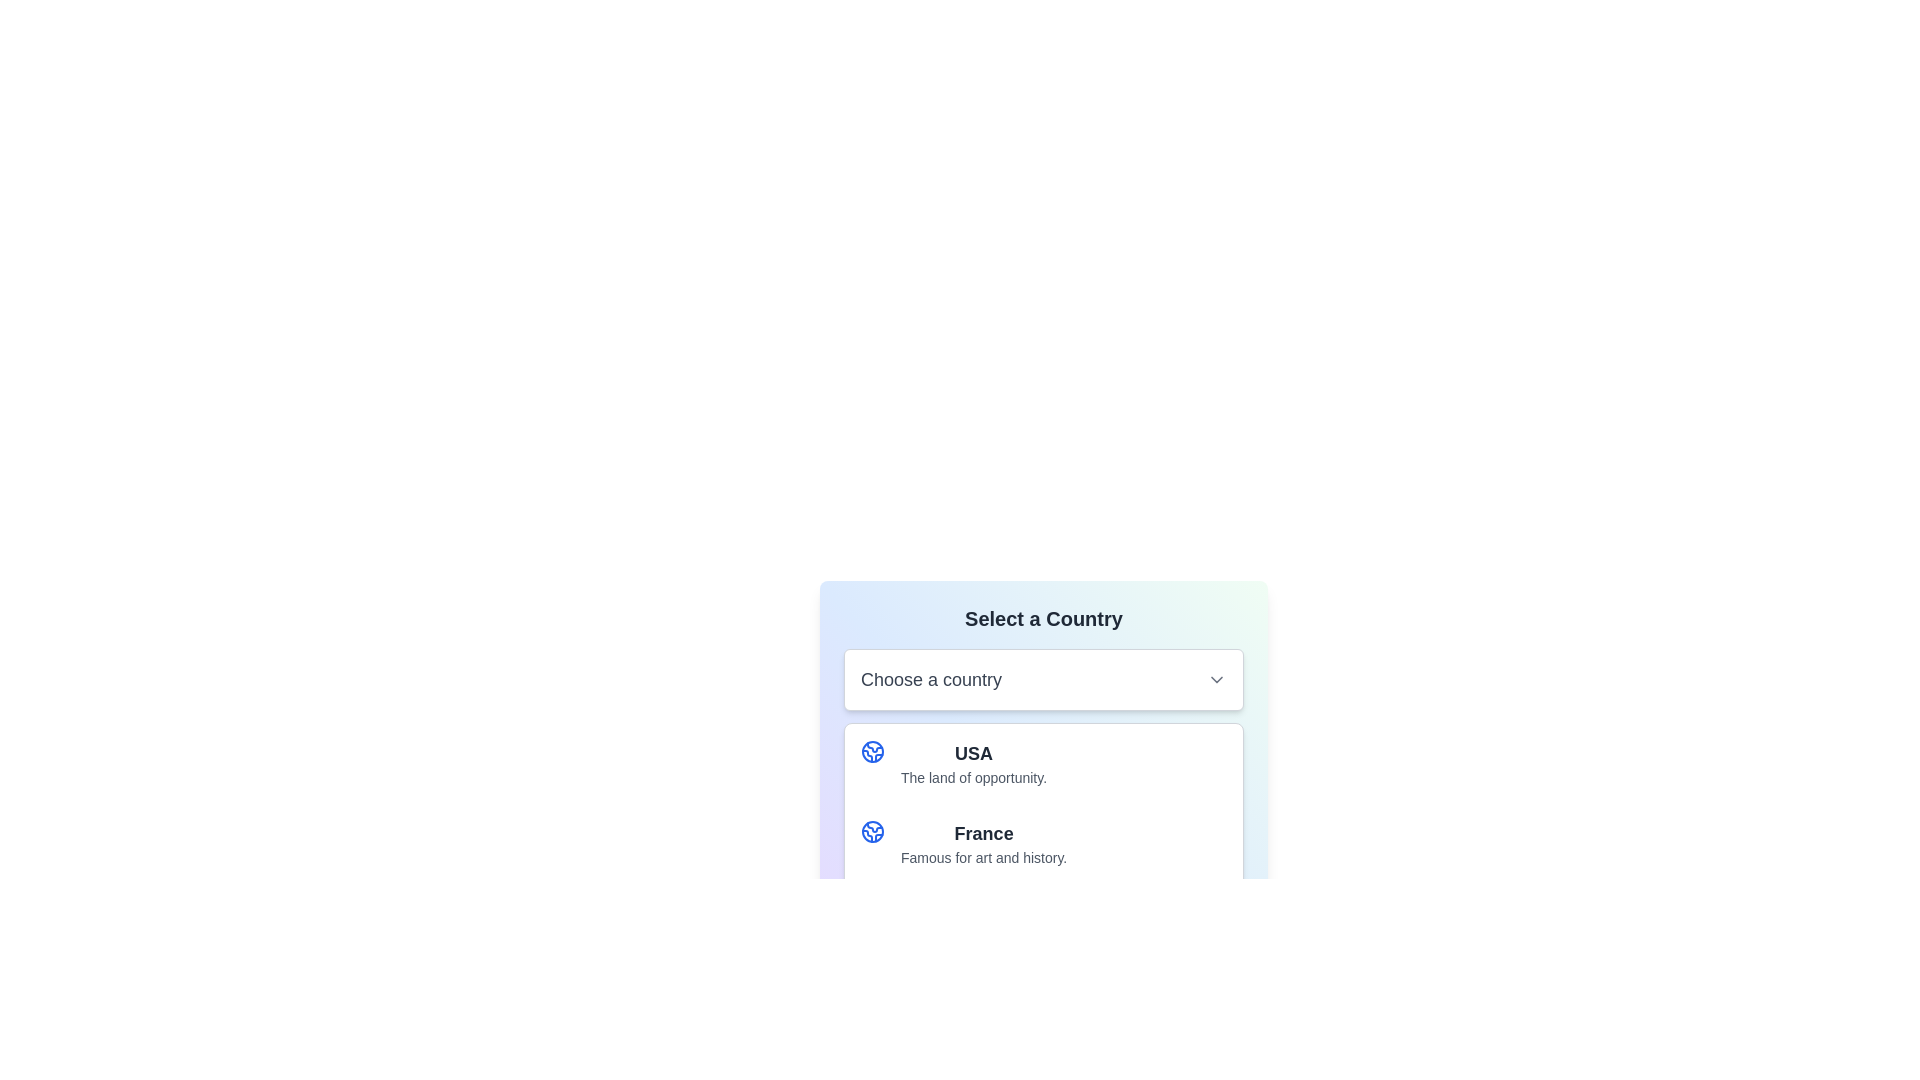 This screenshot has width=1920, height=1080. Describe the element at coordinates (984, 856) in the screenshot. I see `the descriptive text label that provides additional information about the country 'France', positioned below the main text 'France'` at that location.